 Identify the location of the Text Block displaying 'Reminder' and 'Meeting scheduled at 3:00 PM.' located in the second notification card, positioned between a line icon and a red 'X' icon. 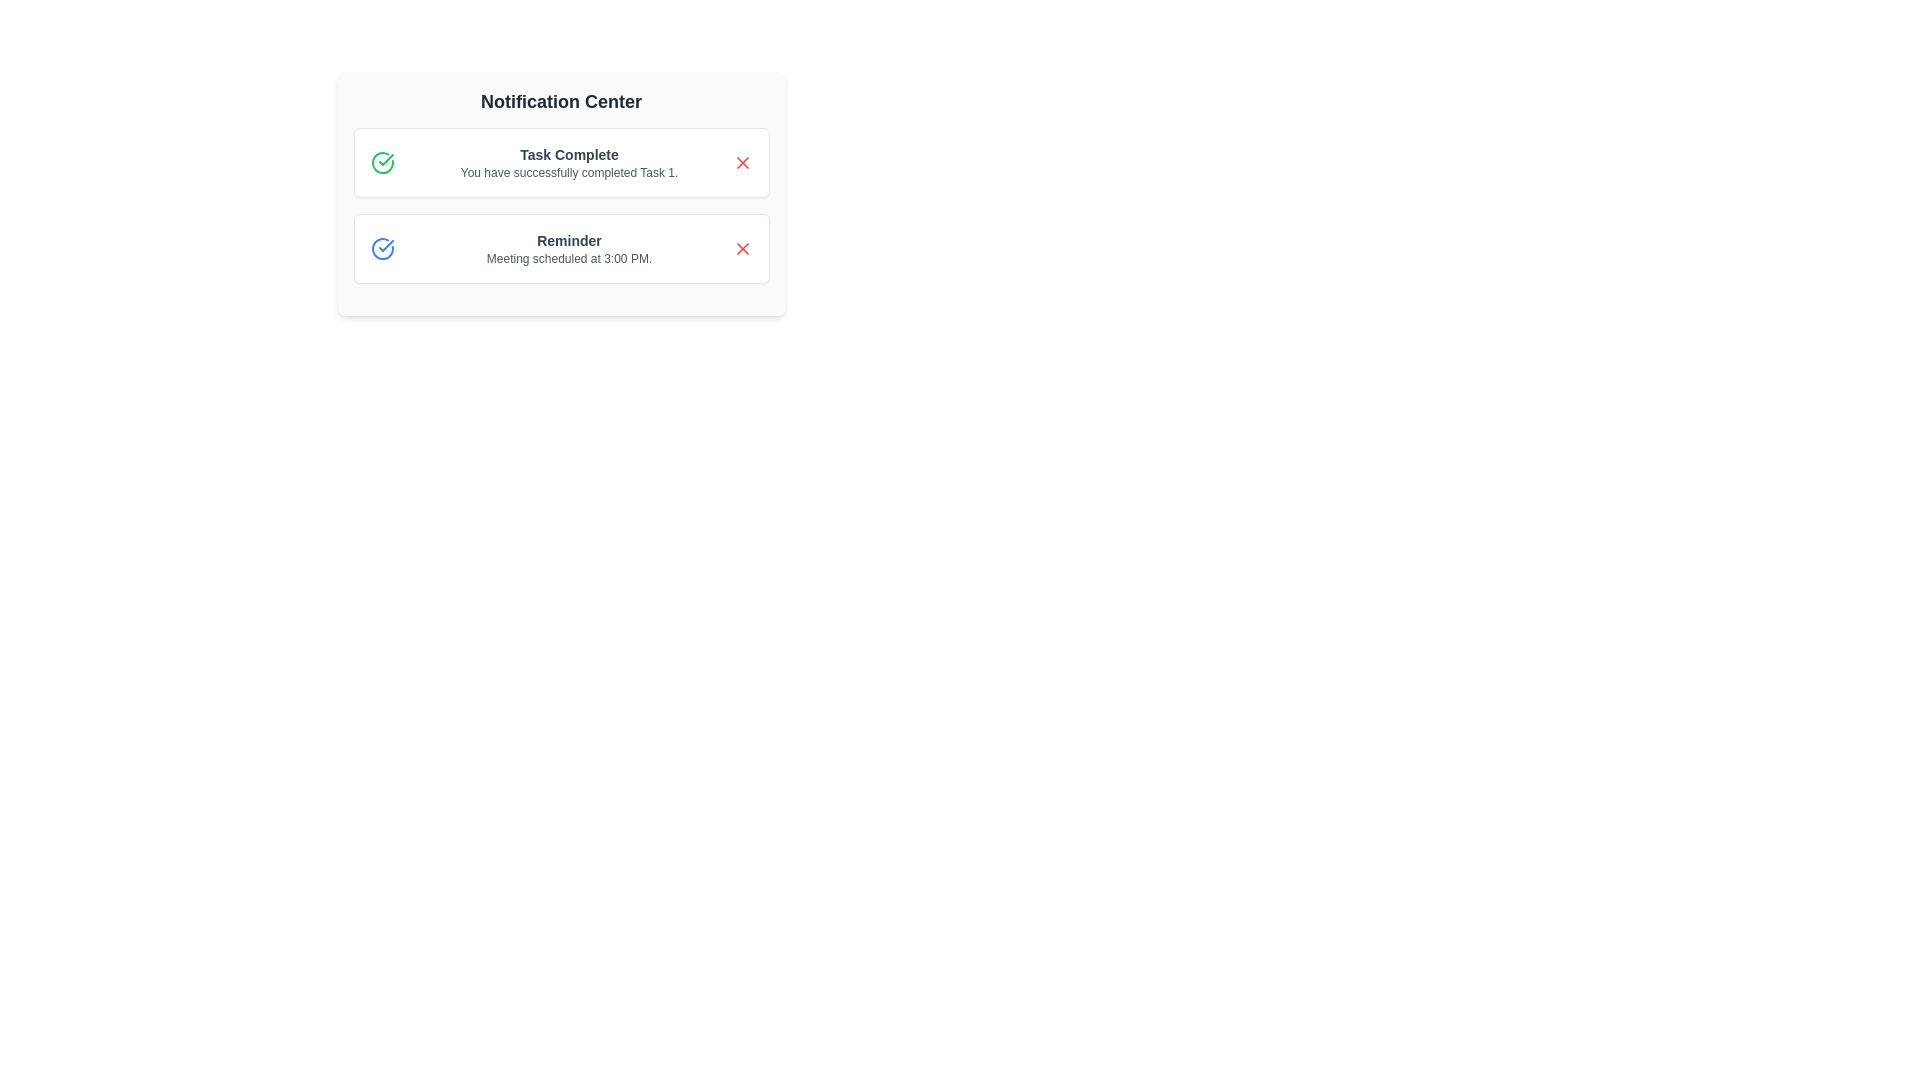
(568, 248).